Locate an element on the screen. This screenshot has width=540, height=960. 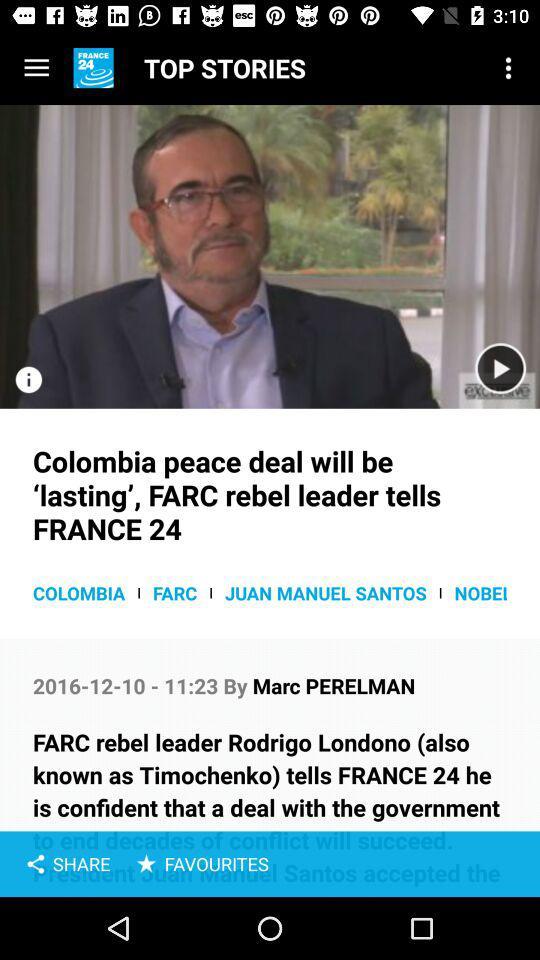
open main menu is located at coordinates (36, 68).